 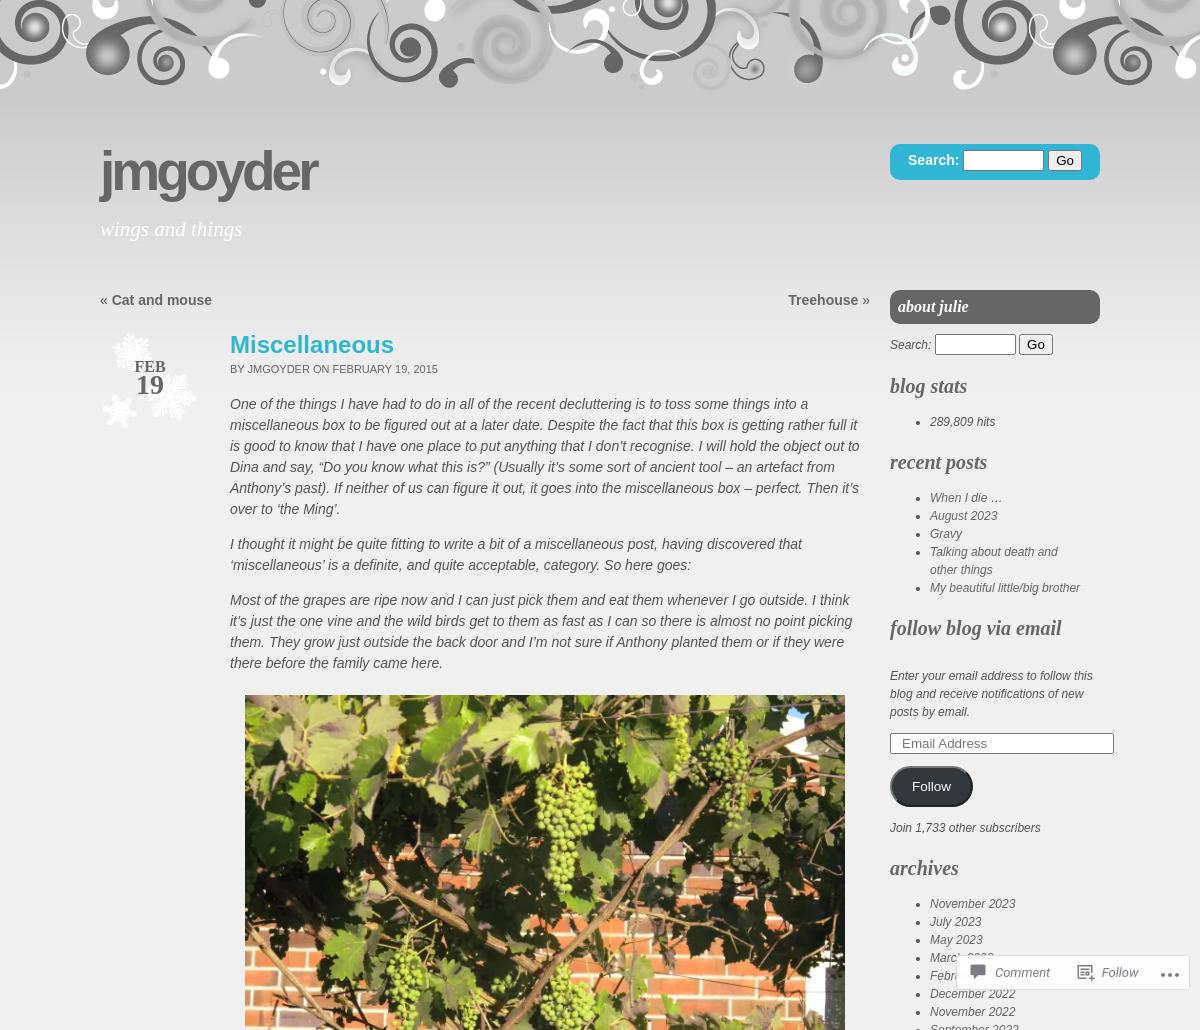 What do you see at coordinates (99, 169) in the screenshot?
I see `'jmgoyder'` at bounding box center [99, 169].